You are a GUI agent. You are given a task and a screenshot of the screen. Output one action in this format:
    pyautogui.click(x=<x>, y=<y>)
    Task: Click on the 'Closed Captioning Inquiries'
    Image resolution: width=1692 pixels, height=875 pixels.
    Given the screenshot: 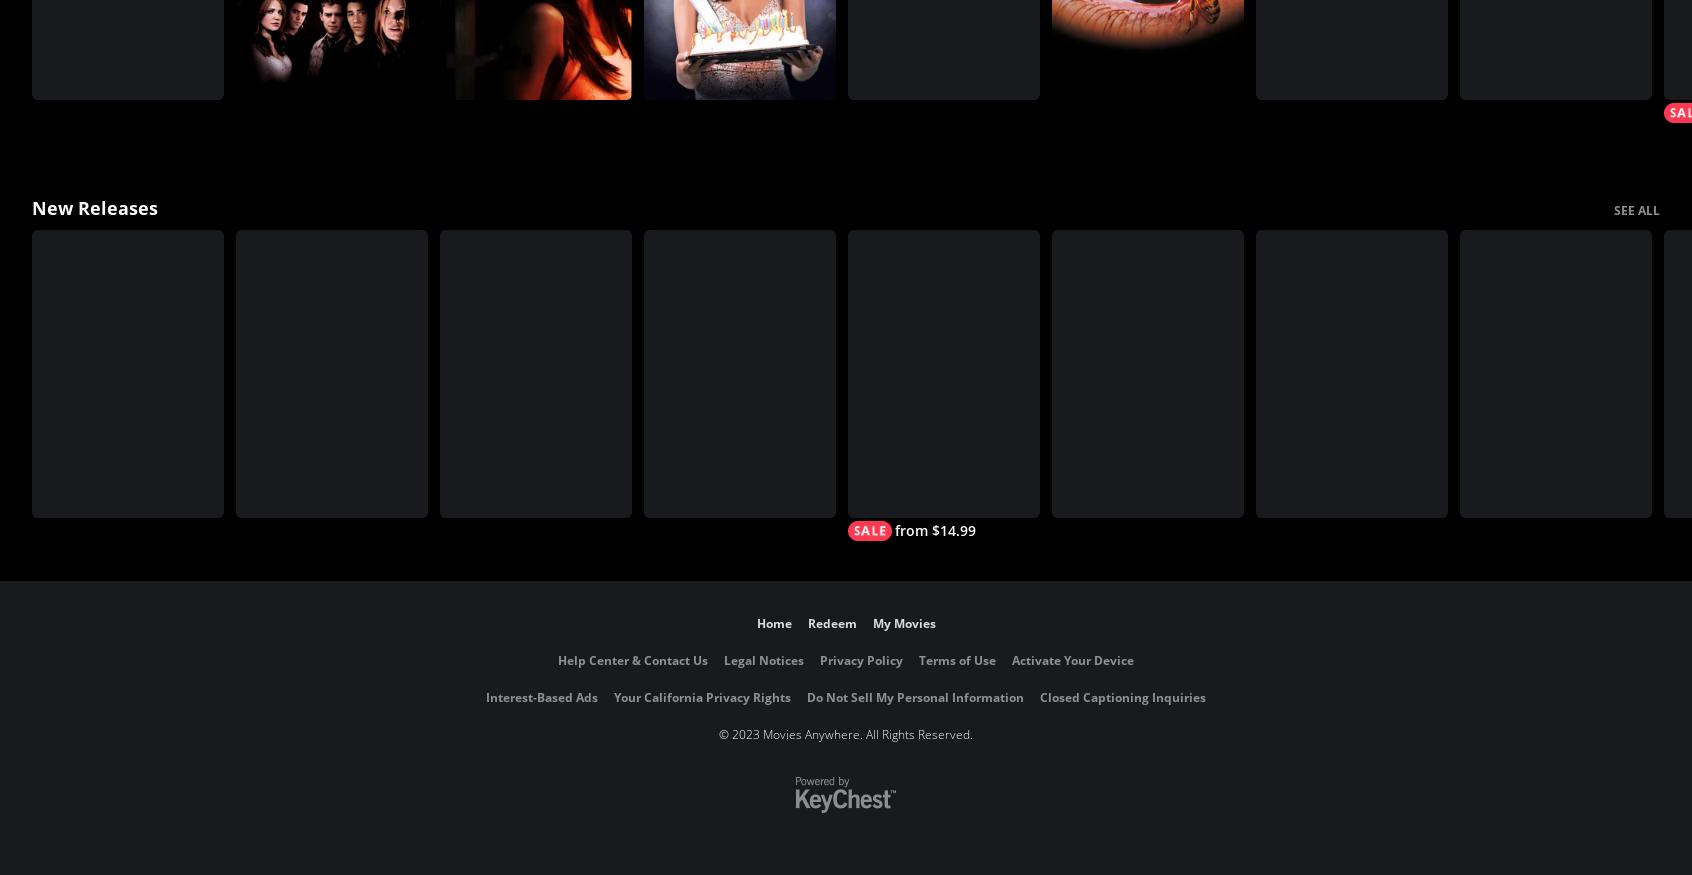 What is the action you would take?
    pyautogui.click(x=1039, y=697)
    